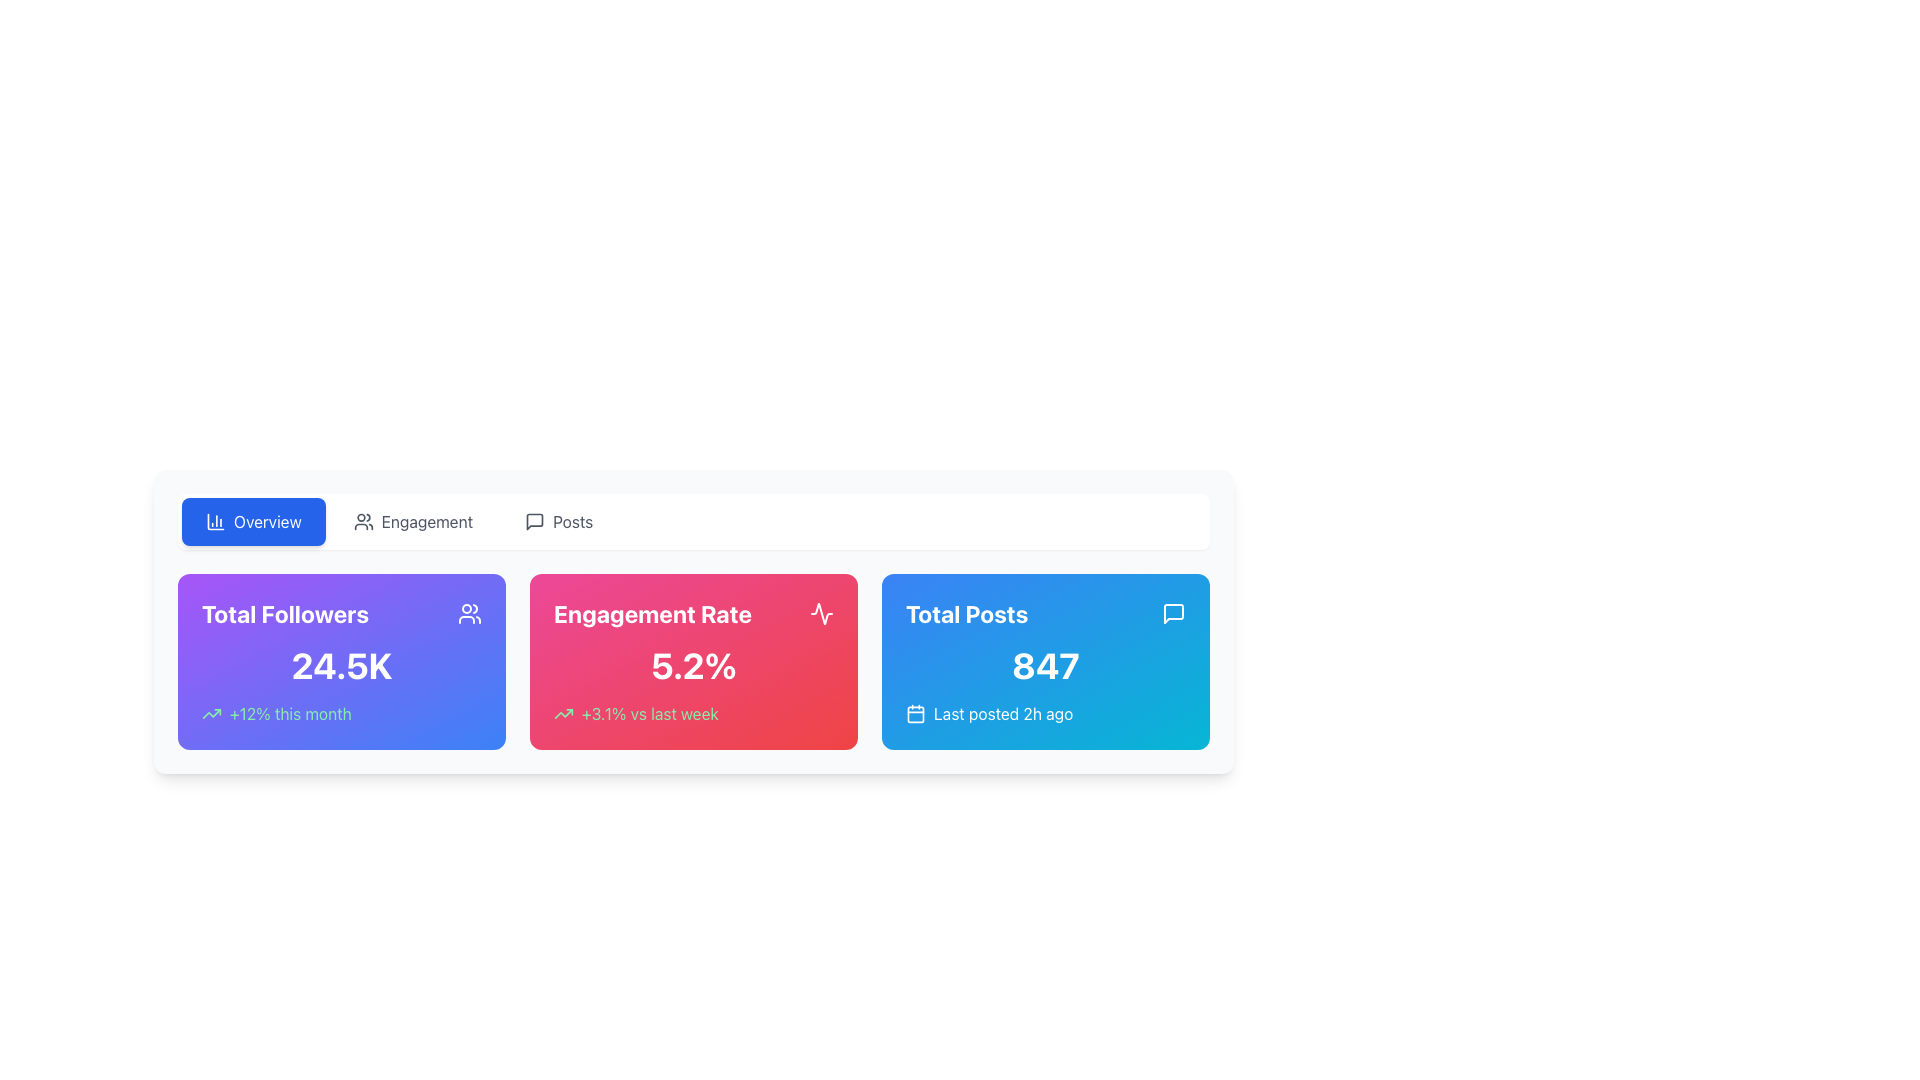 Image resolution: width=1920 pixels, height=1080 pixels. Describe the element at coordinates (412, 520) in the screenshot. I see `the second button in the navigation menu` at that location.